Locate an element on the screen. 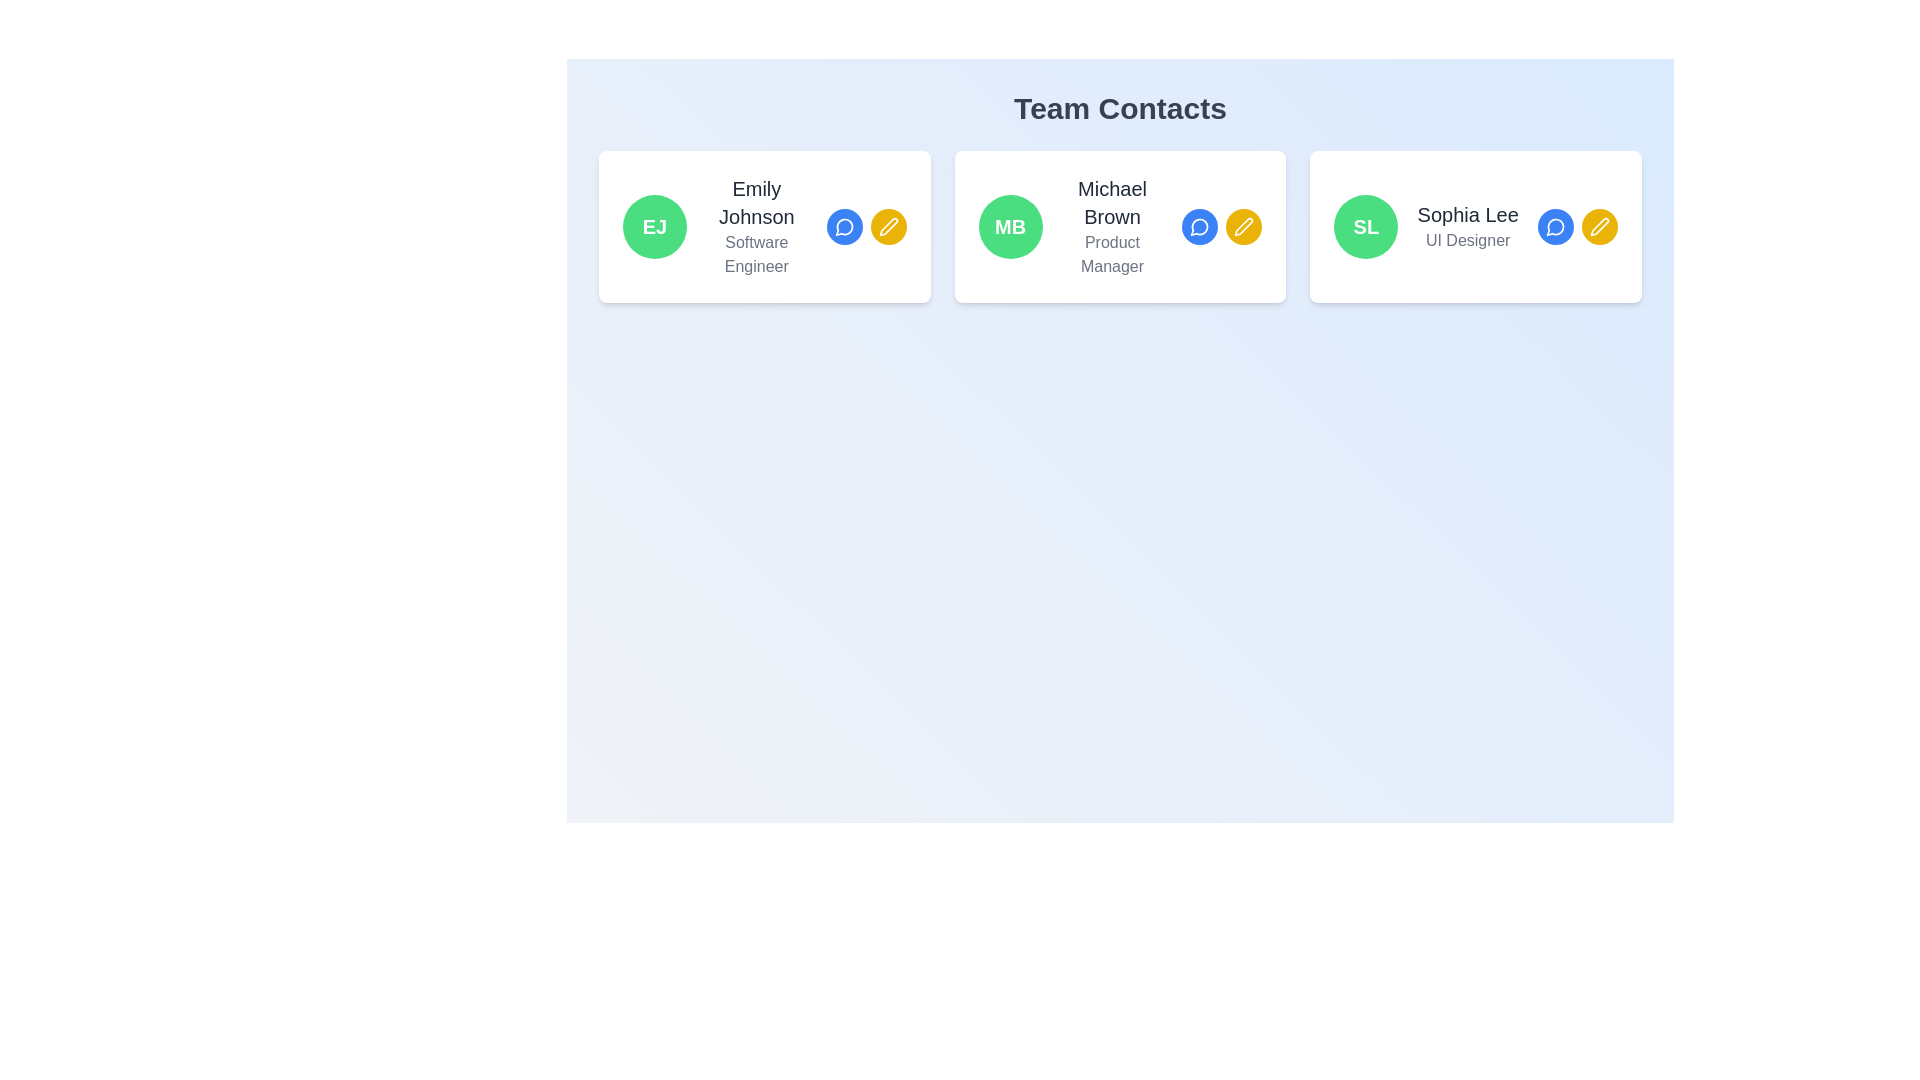  the text label displaying 'UI Designer' in gray font, located beneath 'Sophia Lee' in the third profile card is located at coordinates (1468, 239).